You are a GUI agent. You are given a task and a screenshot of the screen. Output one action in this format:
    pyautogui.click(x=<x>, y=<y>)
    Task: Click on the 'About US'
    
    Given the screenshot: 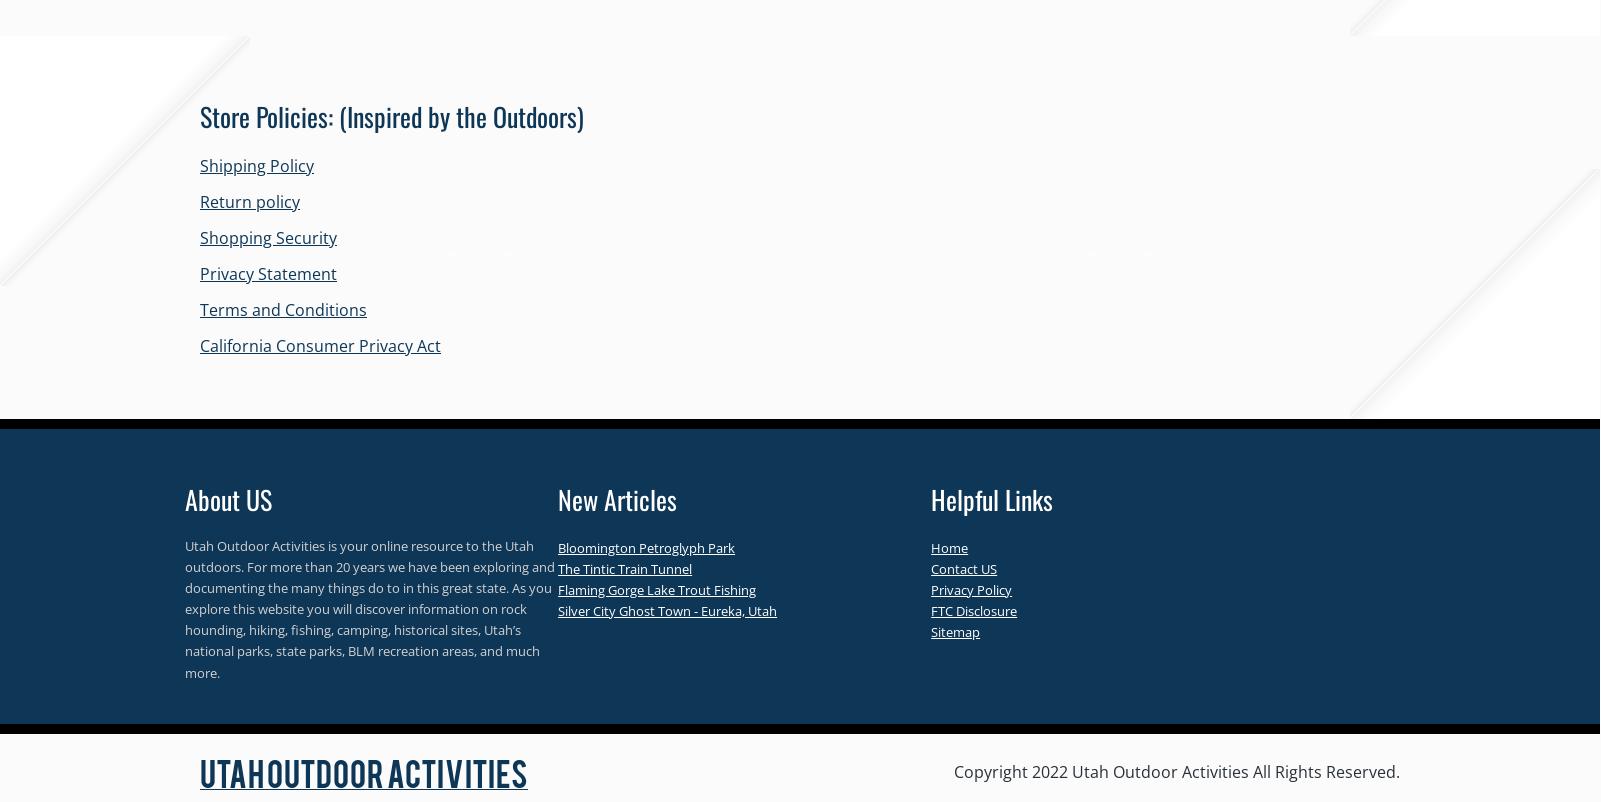 What is the action you would take?
    pyautogui.click(x=228, y=499)
    